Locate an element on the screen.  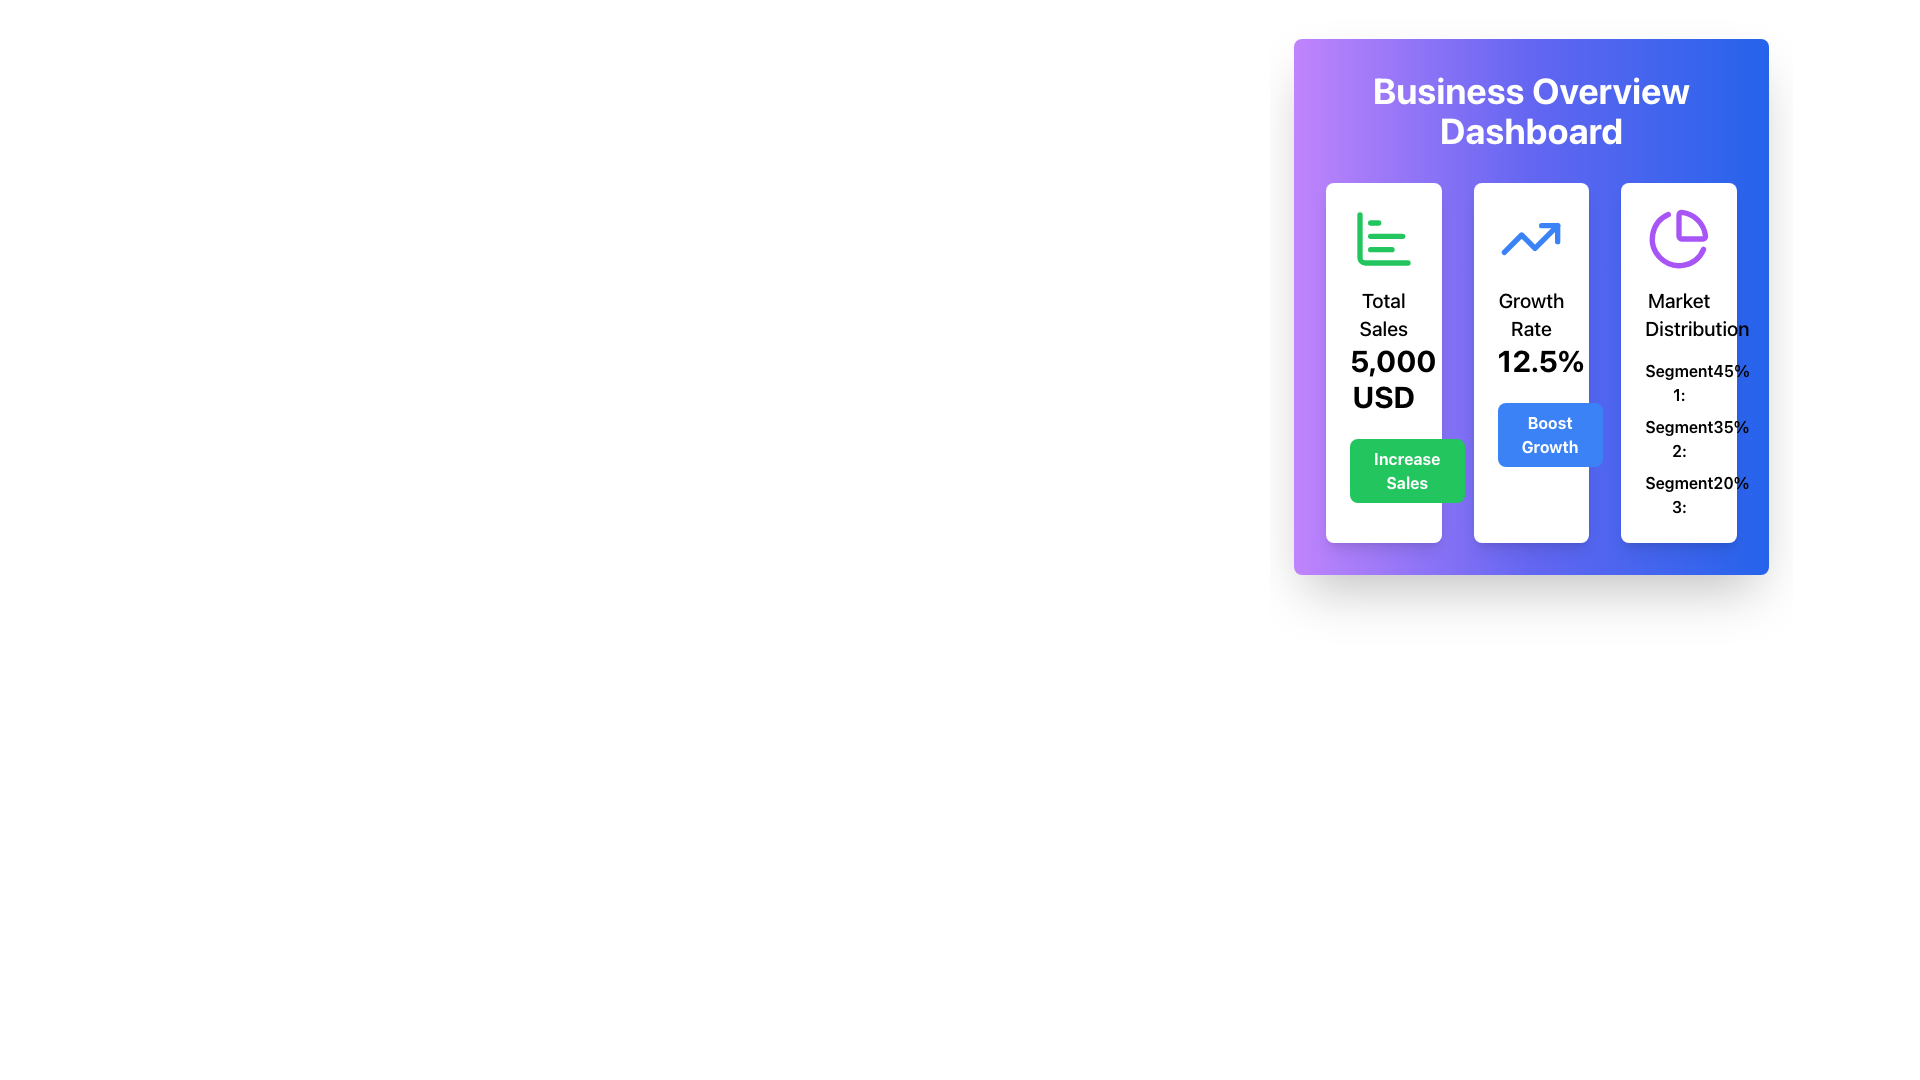
text label displaying '20%' in bold black font located under 'Segment 3:' within the 'Market Distribution' section of the dashboard is located at coordinates (1730, 494).